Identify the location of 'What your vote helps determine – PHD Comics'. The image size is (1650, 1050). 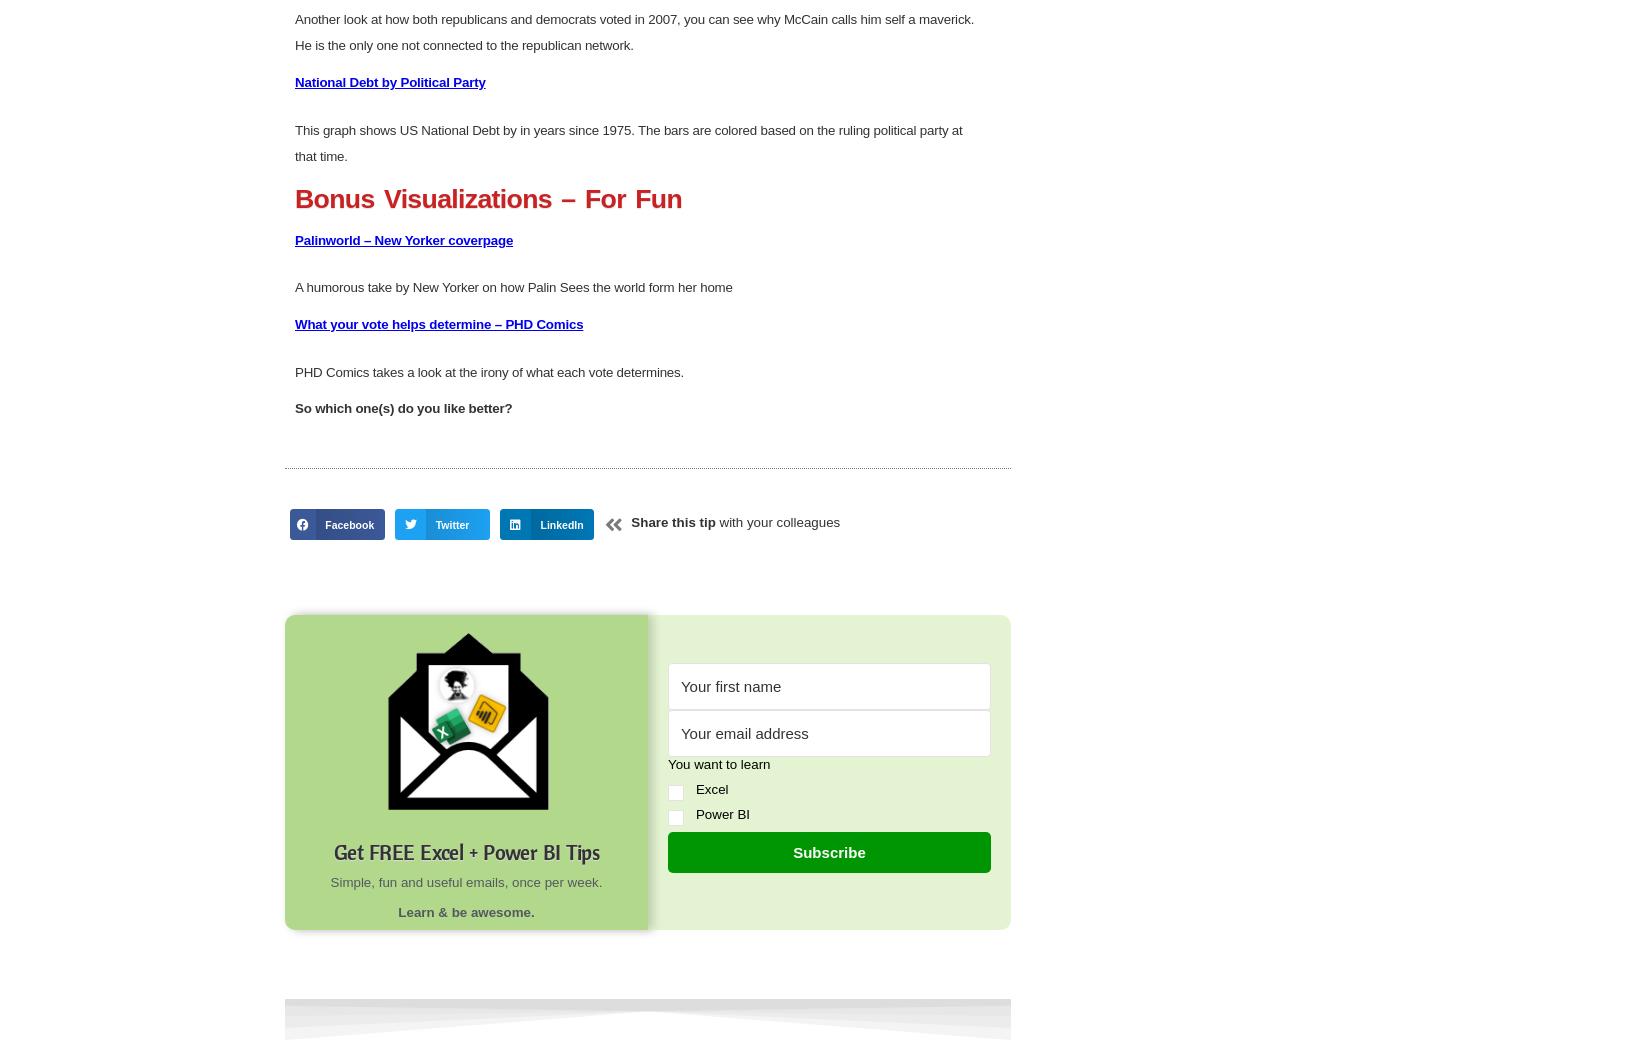
(295, 1009).